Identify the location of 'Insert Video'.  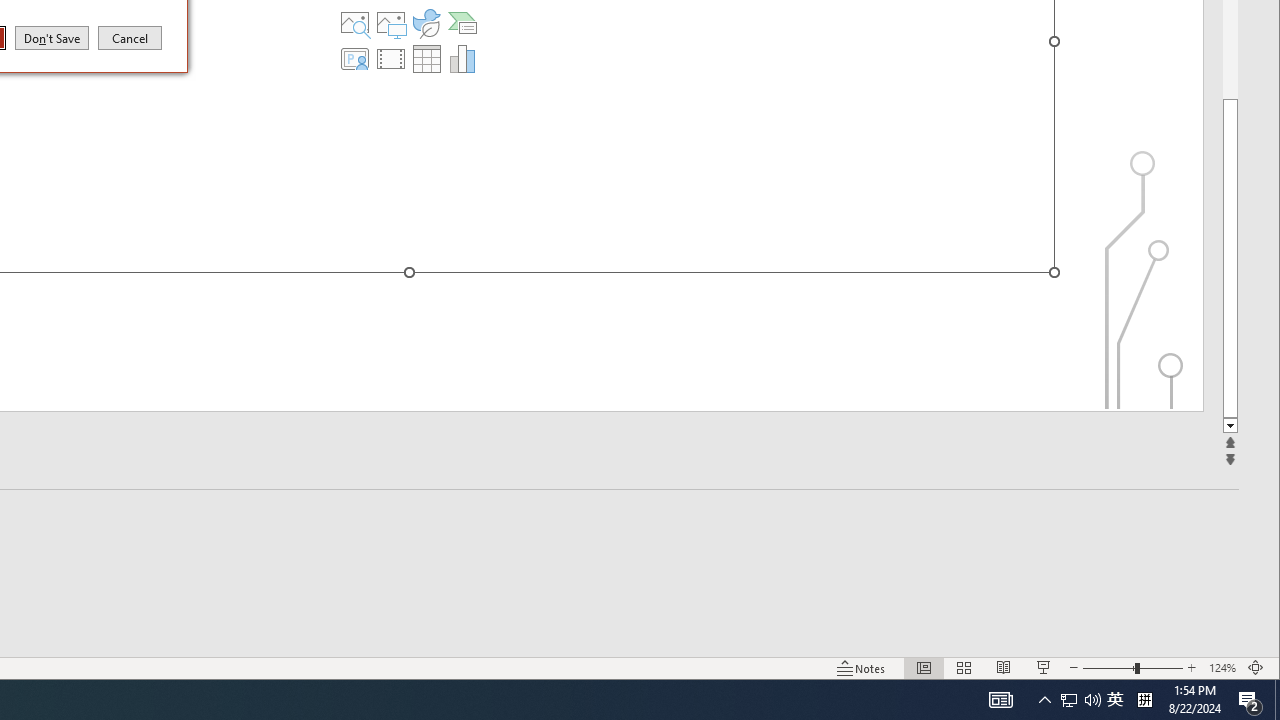
(391, 58).